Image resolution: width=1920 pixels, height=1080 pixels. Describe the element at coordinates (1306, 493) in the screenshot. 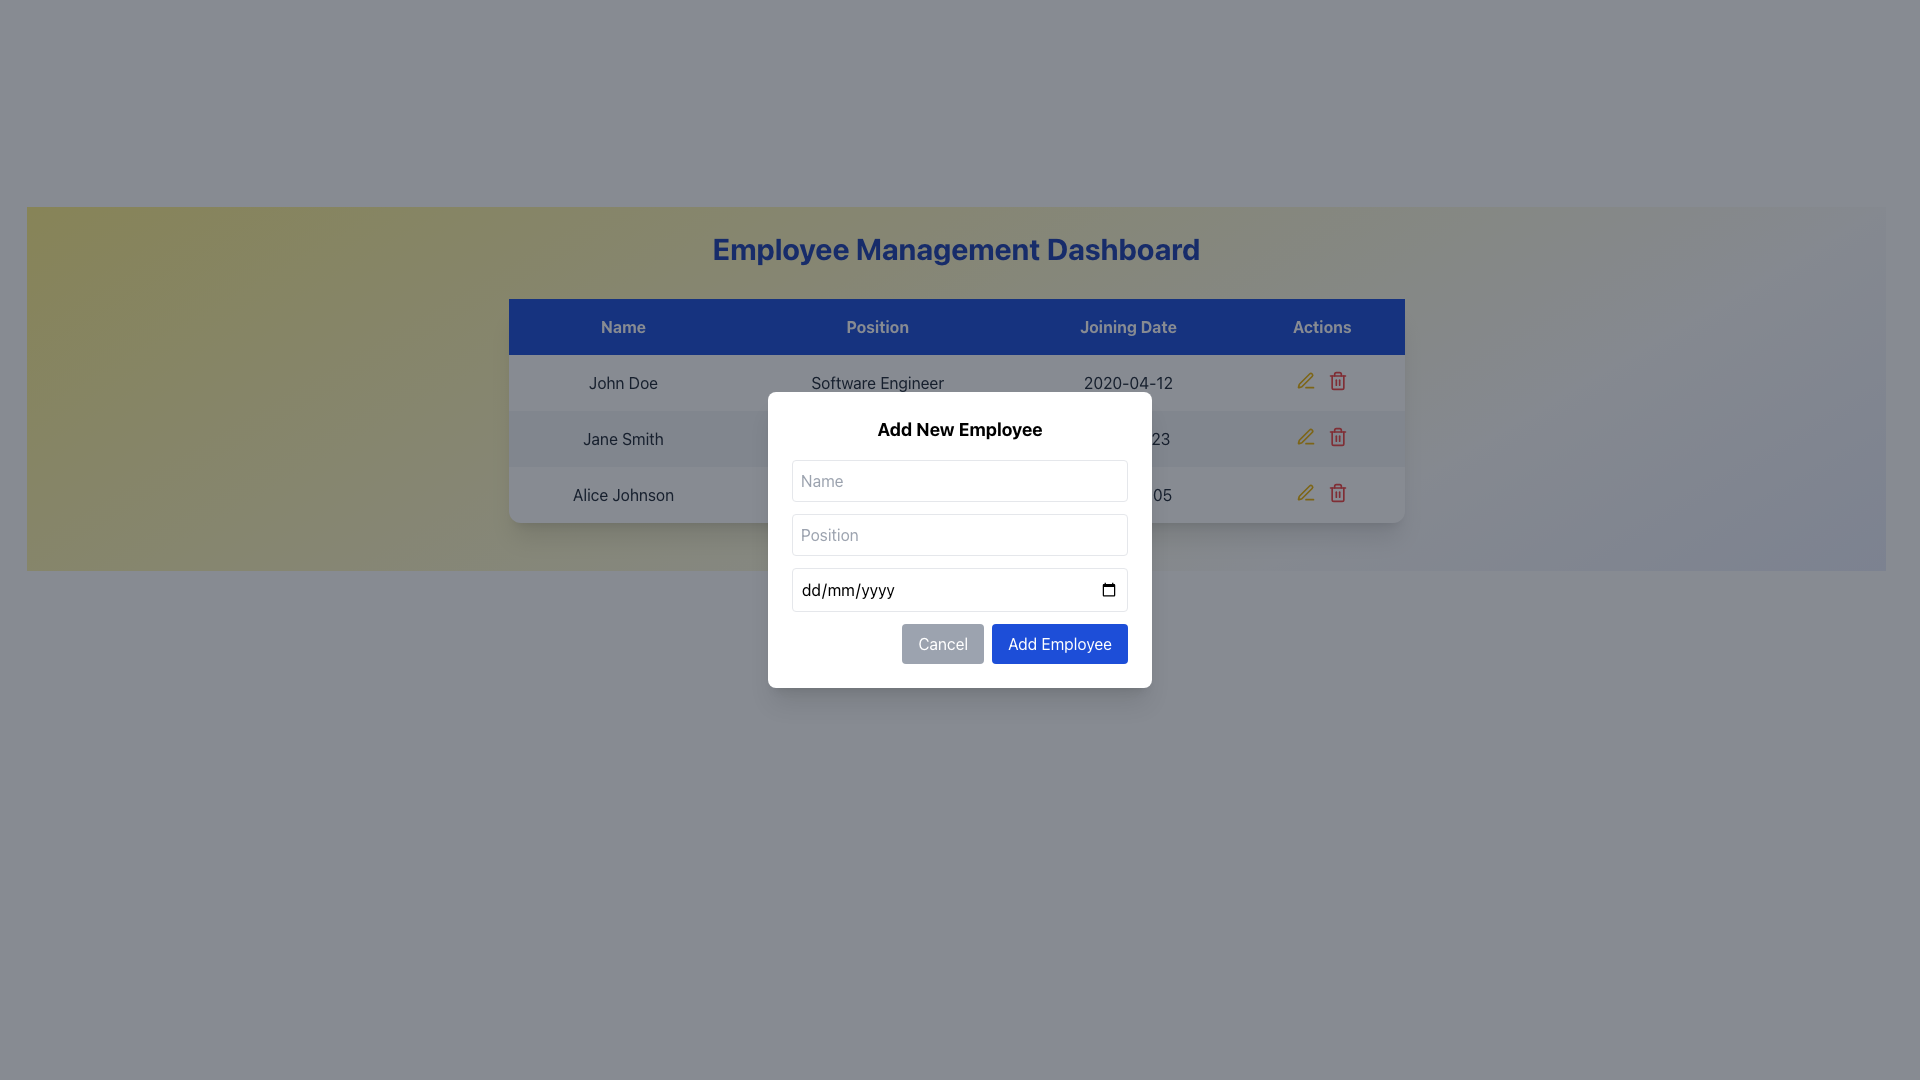

I see `the pen icon located in the middle row of the Actions column to initiate the edit mode` at that location.